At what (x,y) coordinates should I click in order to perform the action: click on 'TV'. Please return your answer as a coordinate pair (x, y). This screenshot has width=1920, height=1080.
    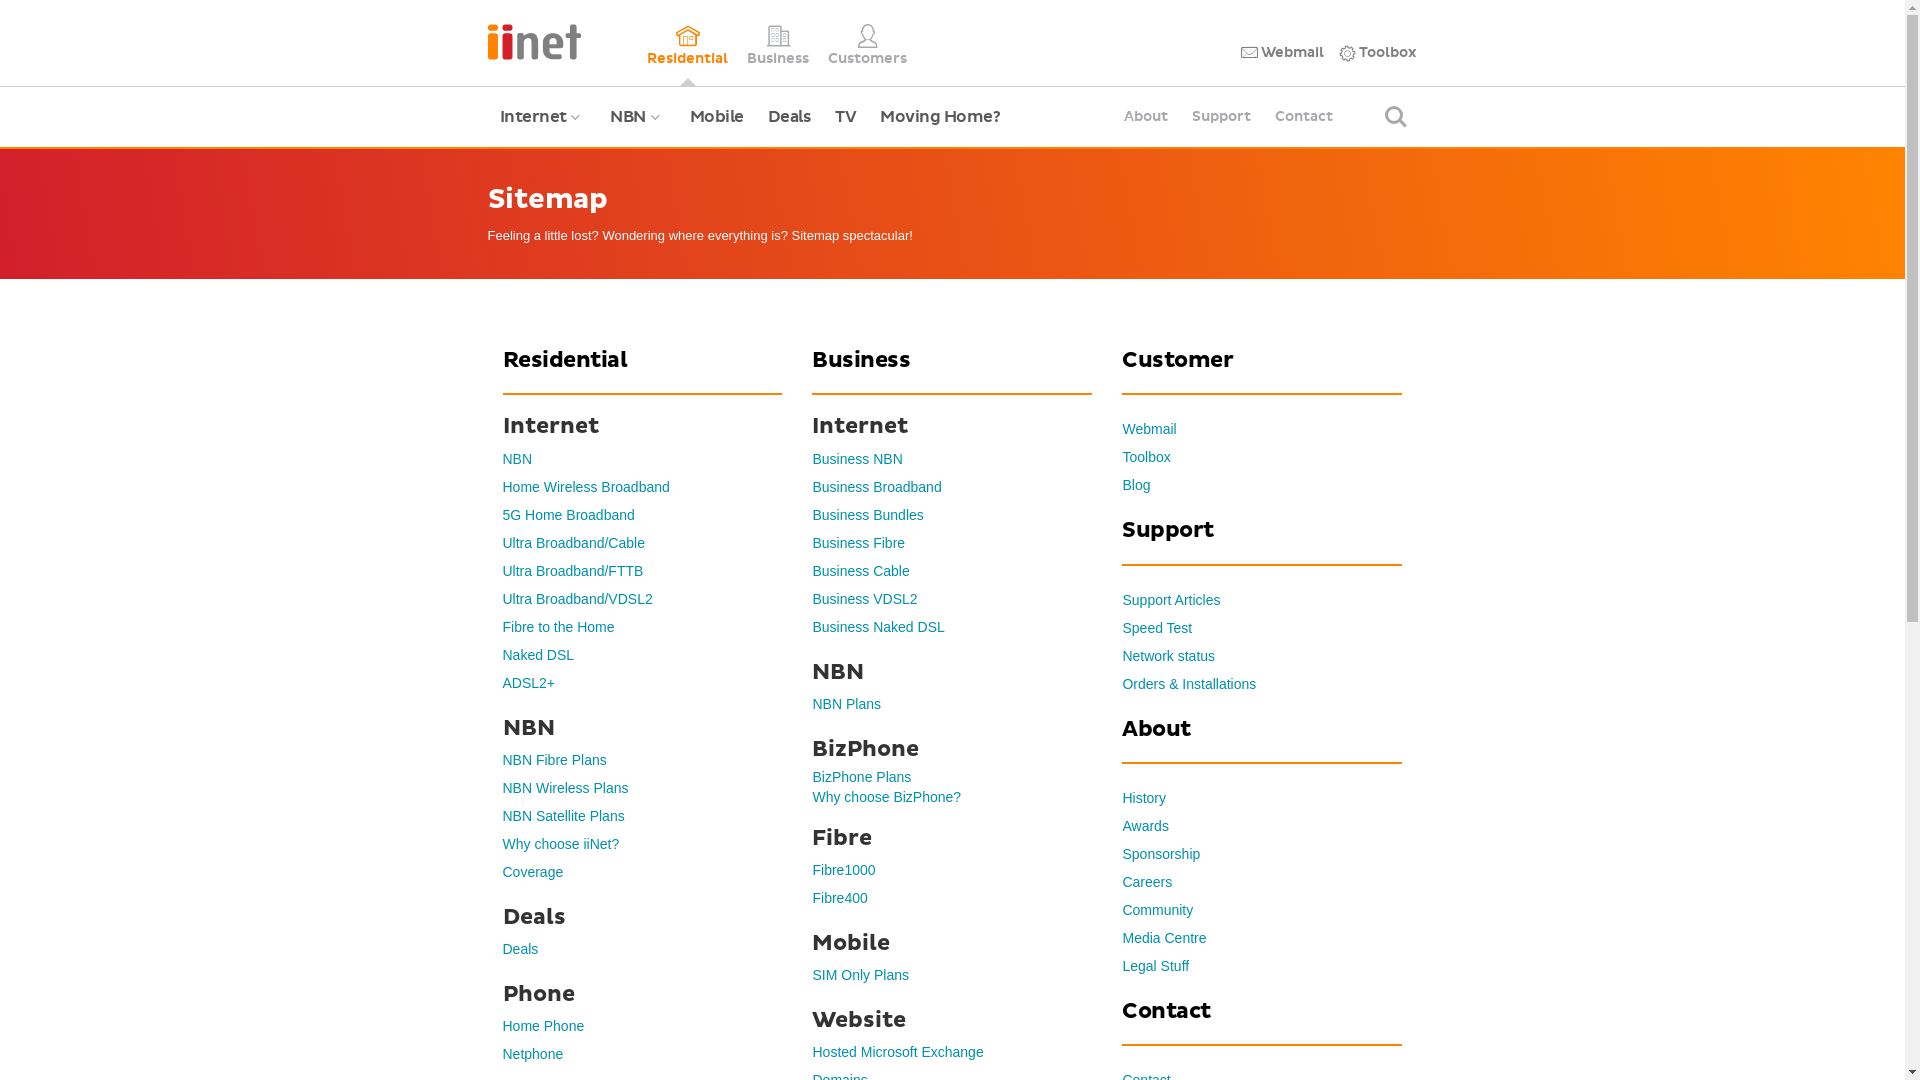
    Looking at the image, I should click on (845, 116).